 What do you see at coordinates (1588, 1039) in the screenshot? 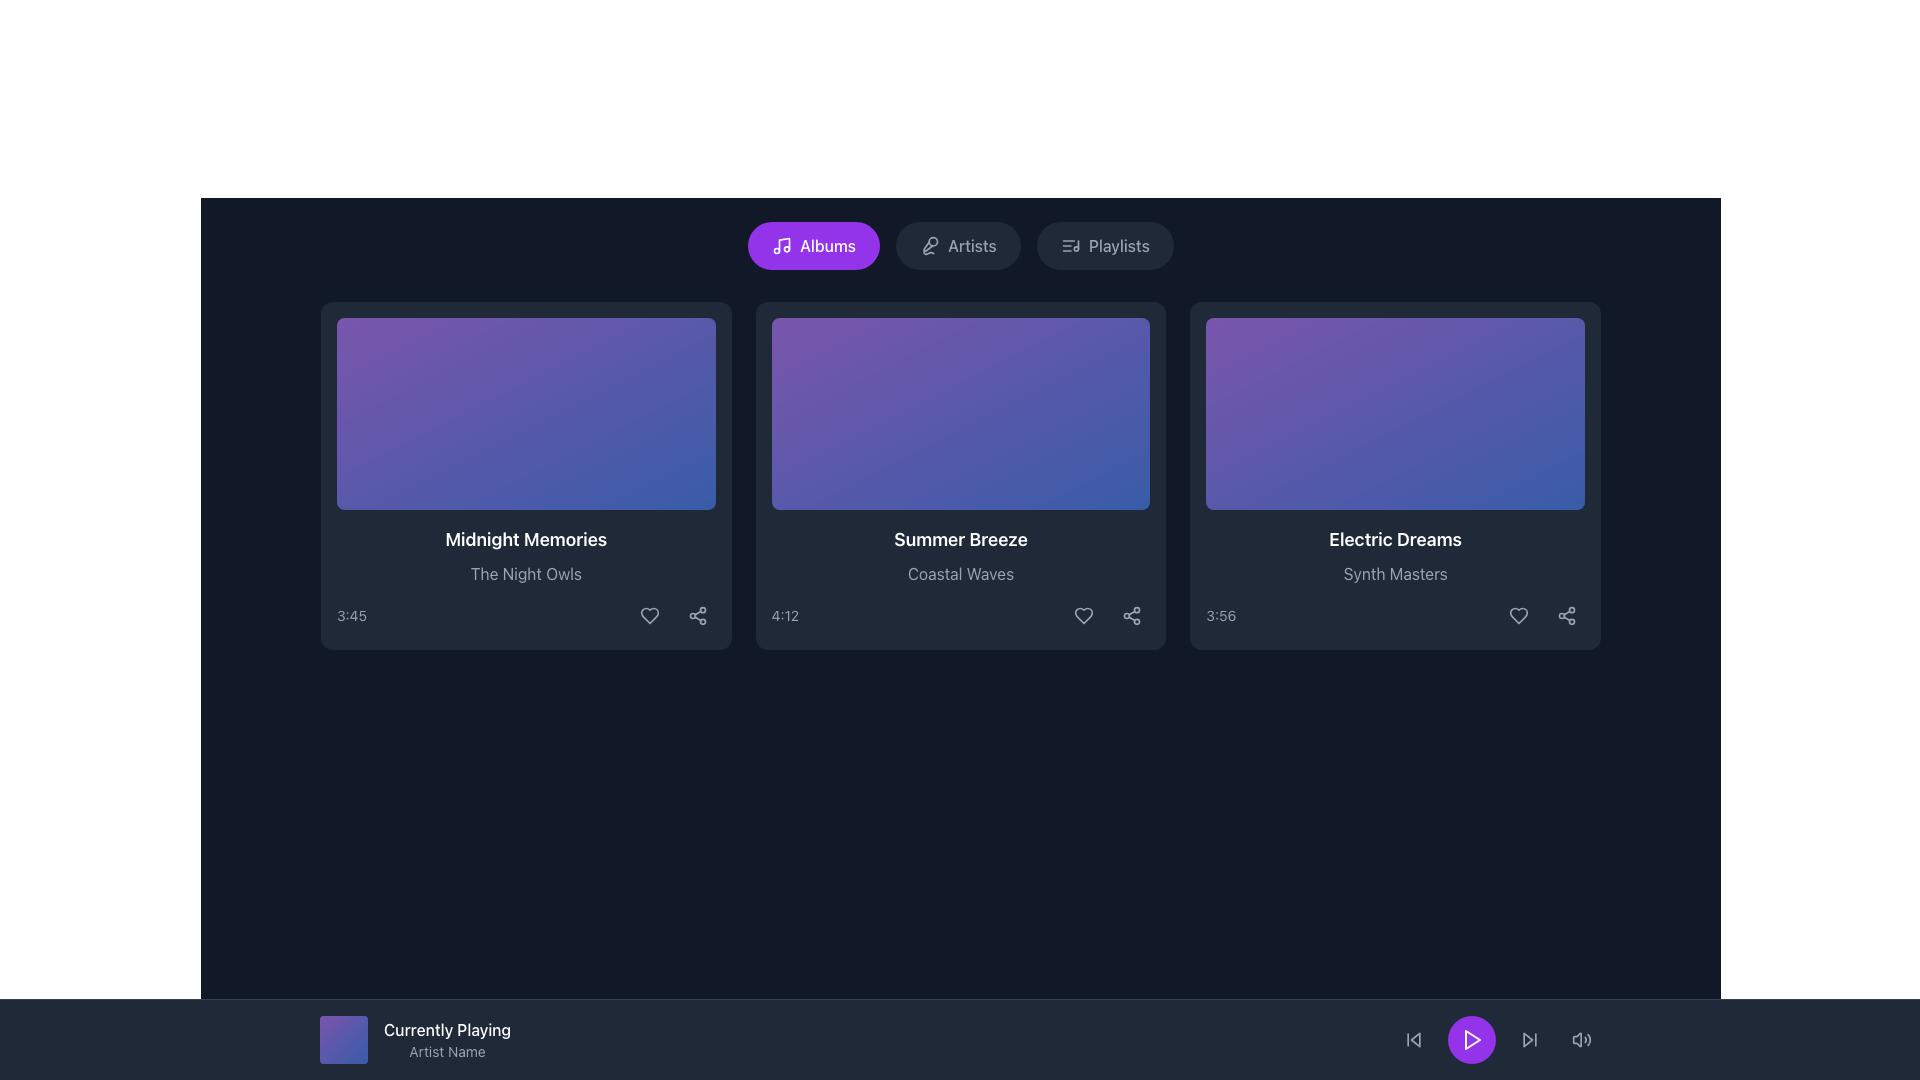
I see `the volume control icon represented by a curved line symbolizing sound waves, located in the lower-right corner of the interface` at bounding box center [1588, 1039].